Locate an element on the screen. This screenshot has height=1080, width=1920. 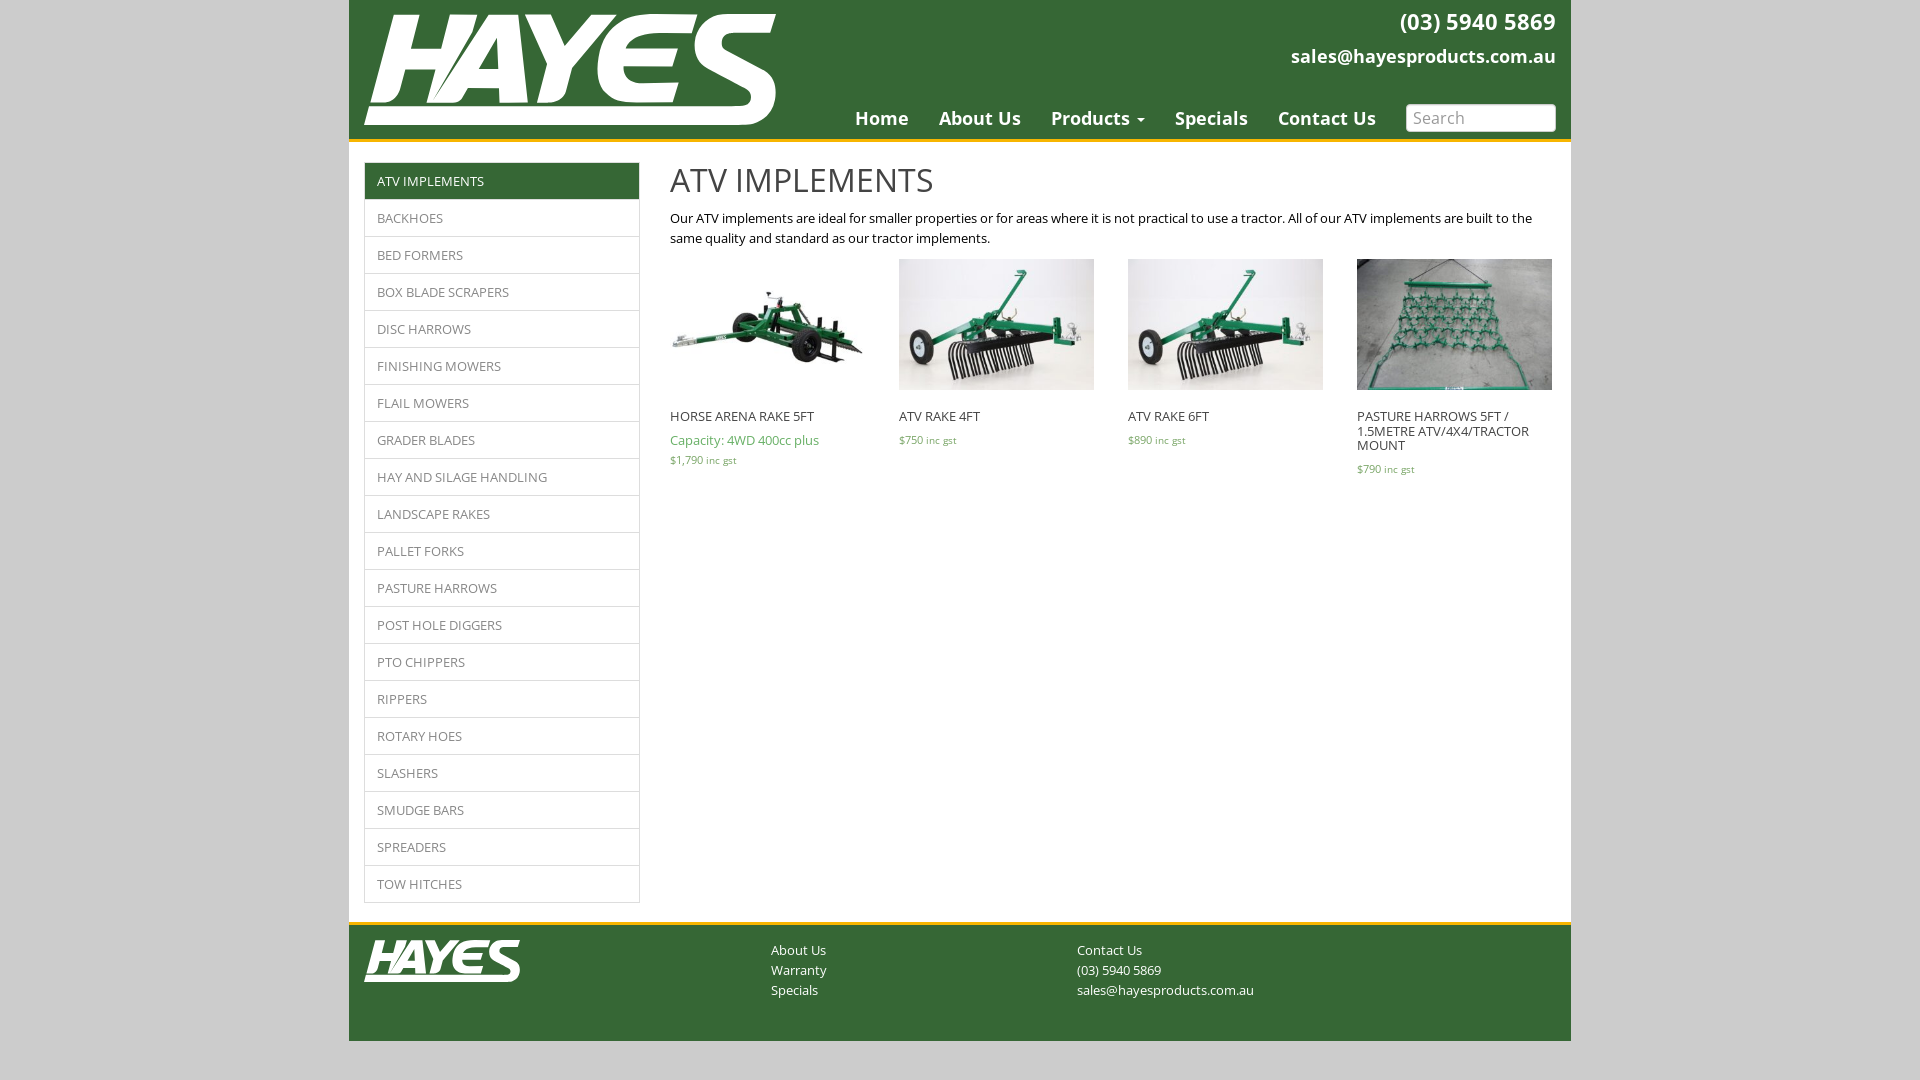
'POST HOLE DIGGERS' is located at coordinates (364, 623).